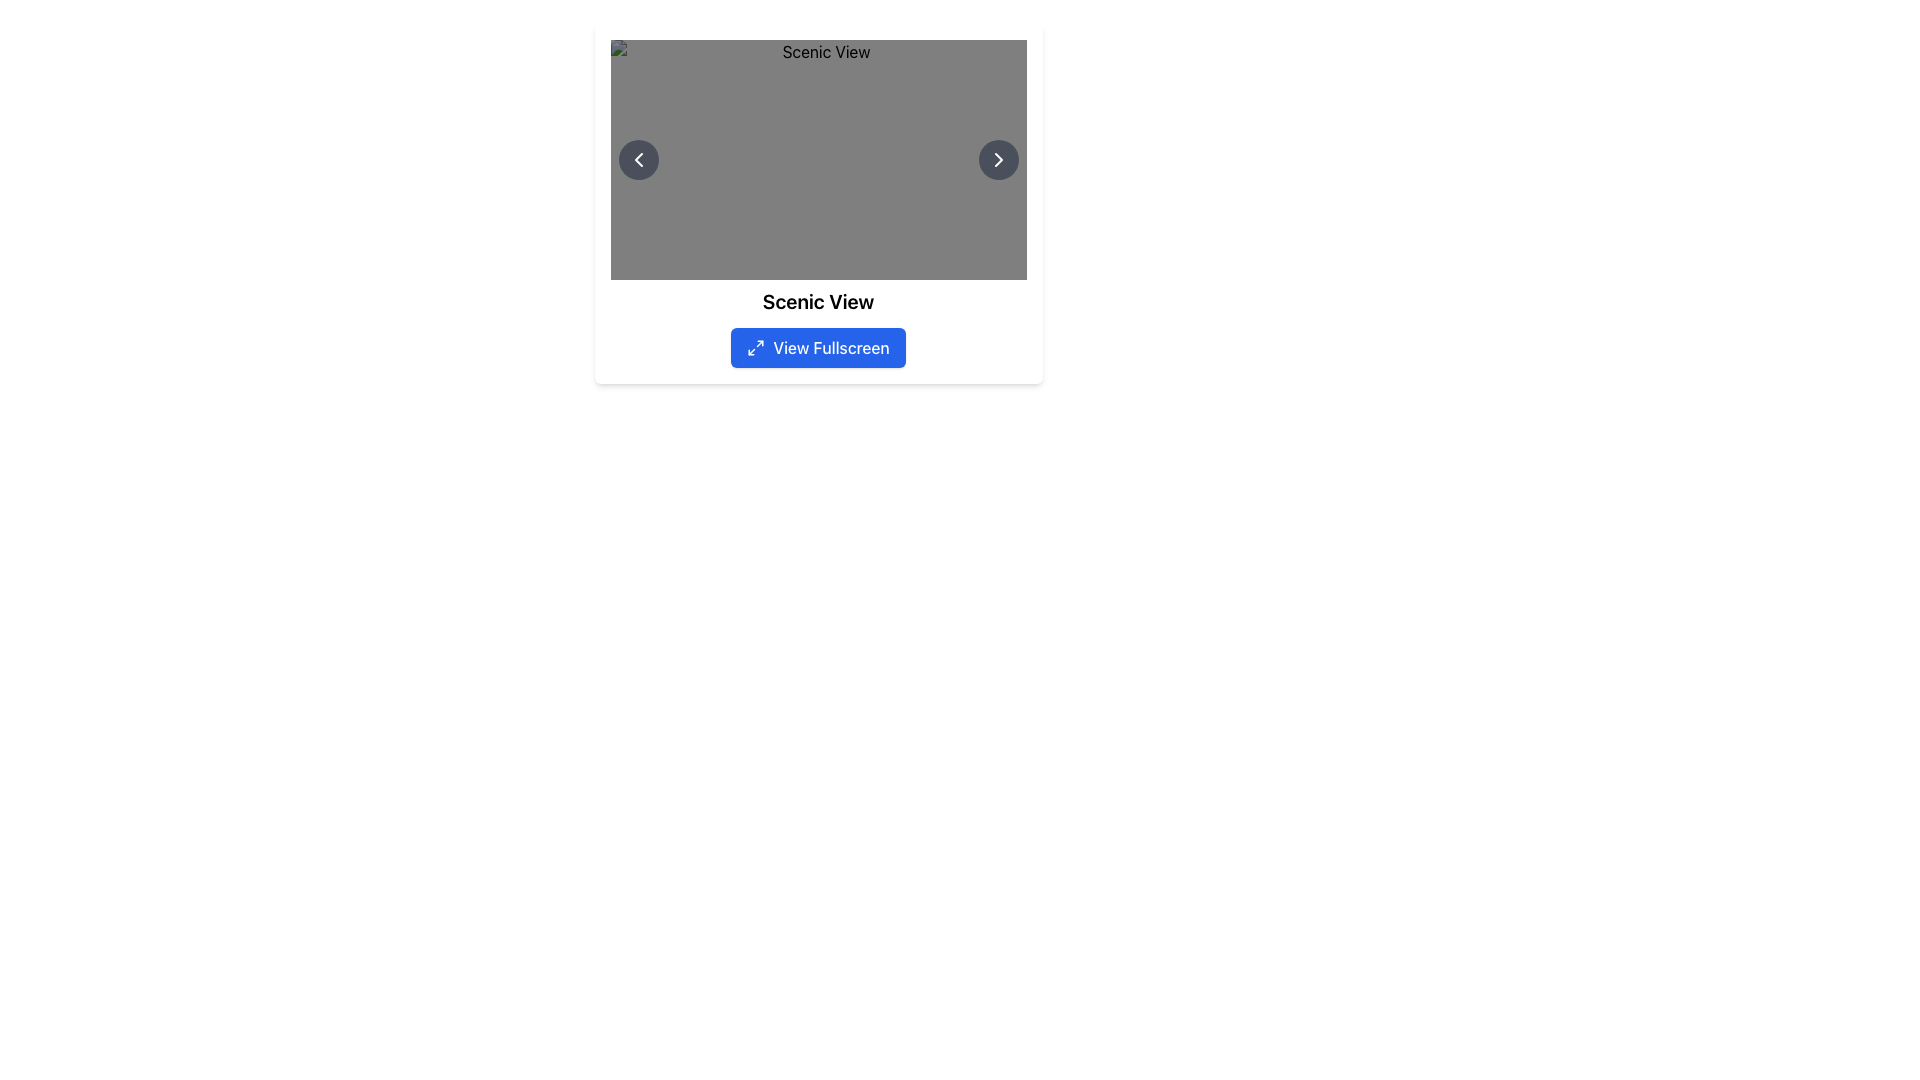  What do you see at coordinates (637, 158) in the screenshot?
I see `the circular button with a dark gray background and a white leftward-pointing chevron icon` at bounding box center [637, 158].